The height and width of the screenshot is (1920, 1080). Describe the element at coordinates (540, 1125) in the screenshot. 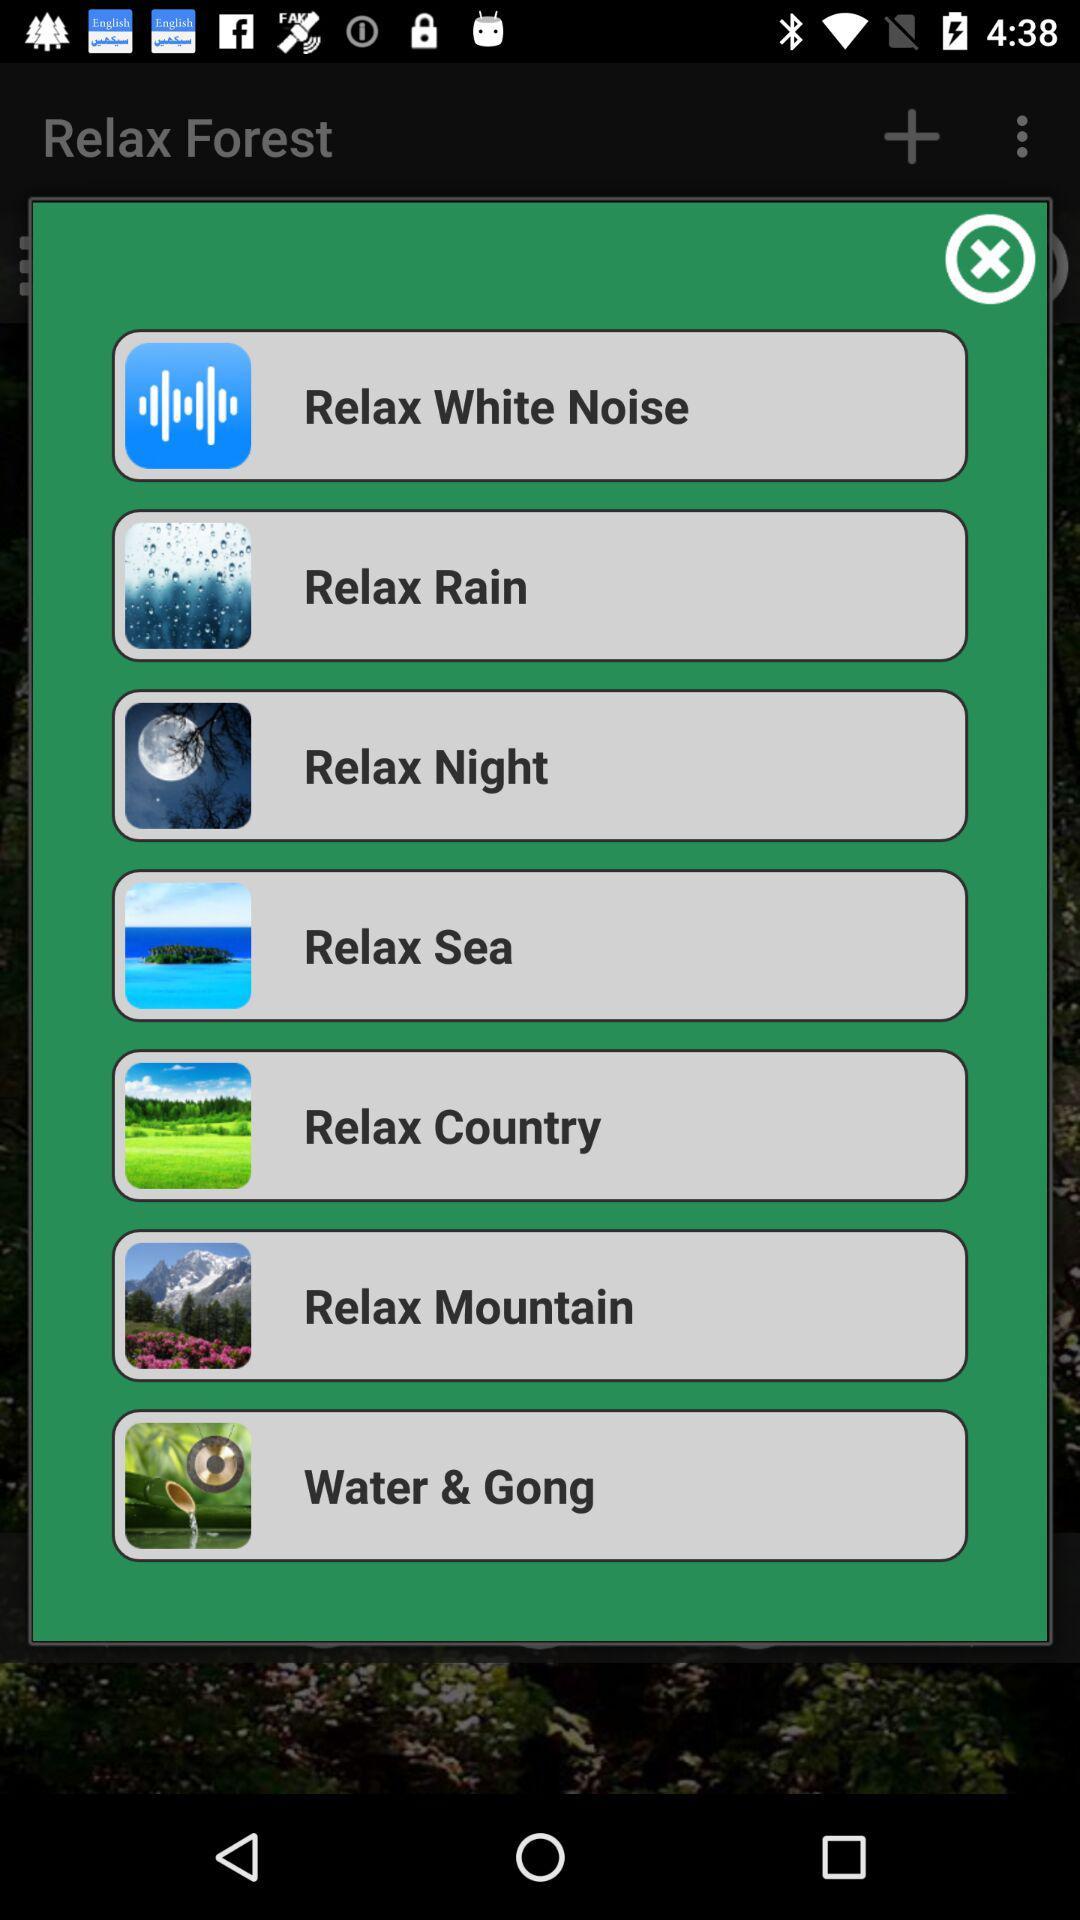

I see `the icon below the relax sea app` at that location.